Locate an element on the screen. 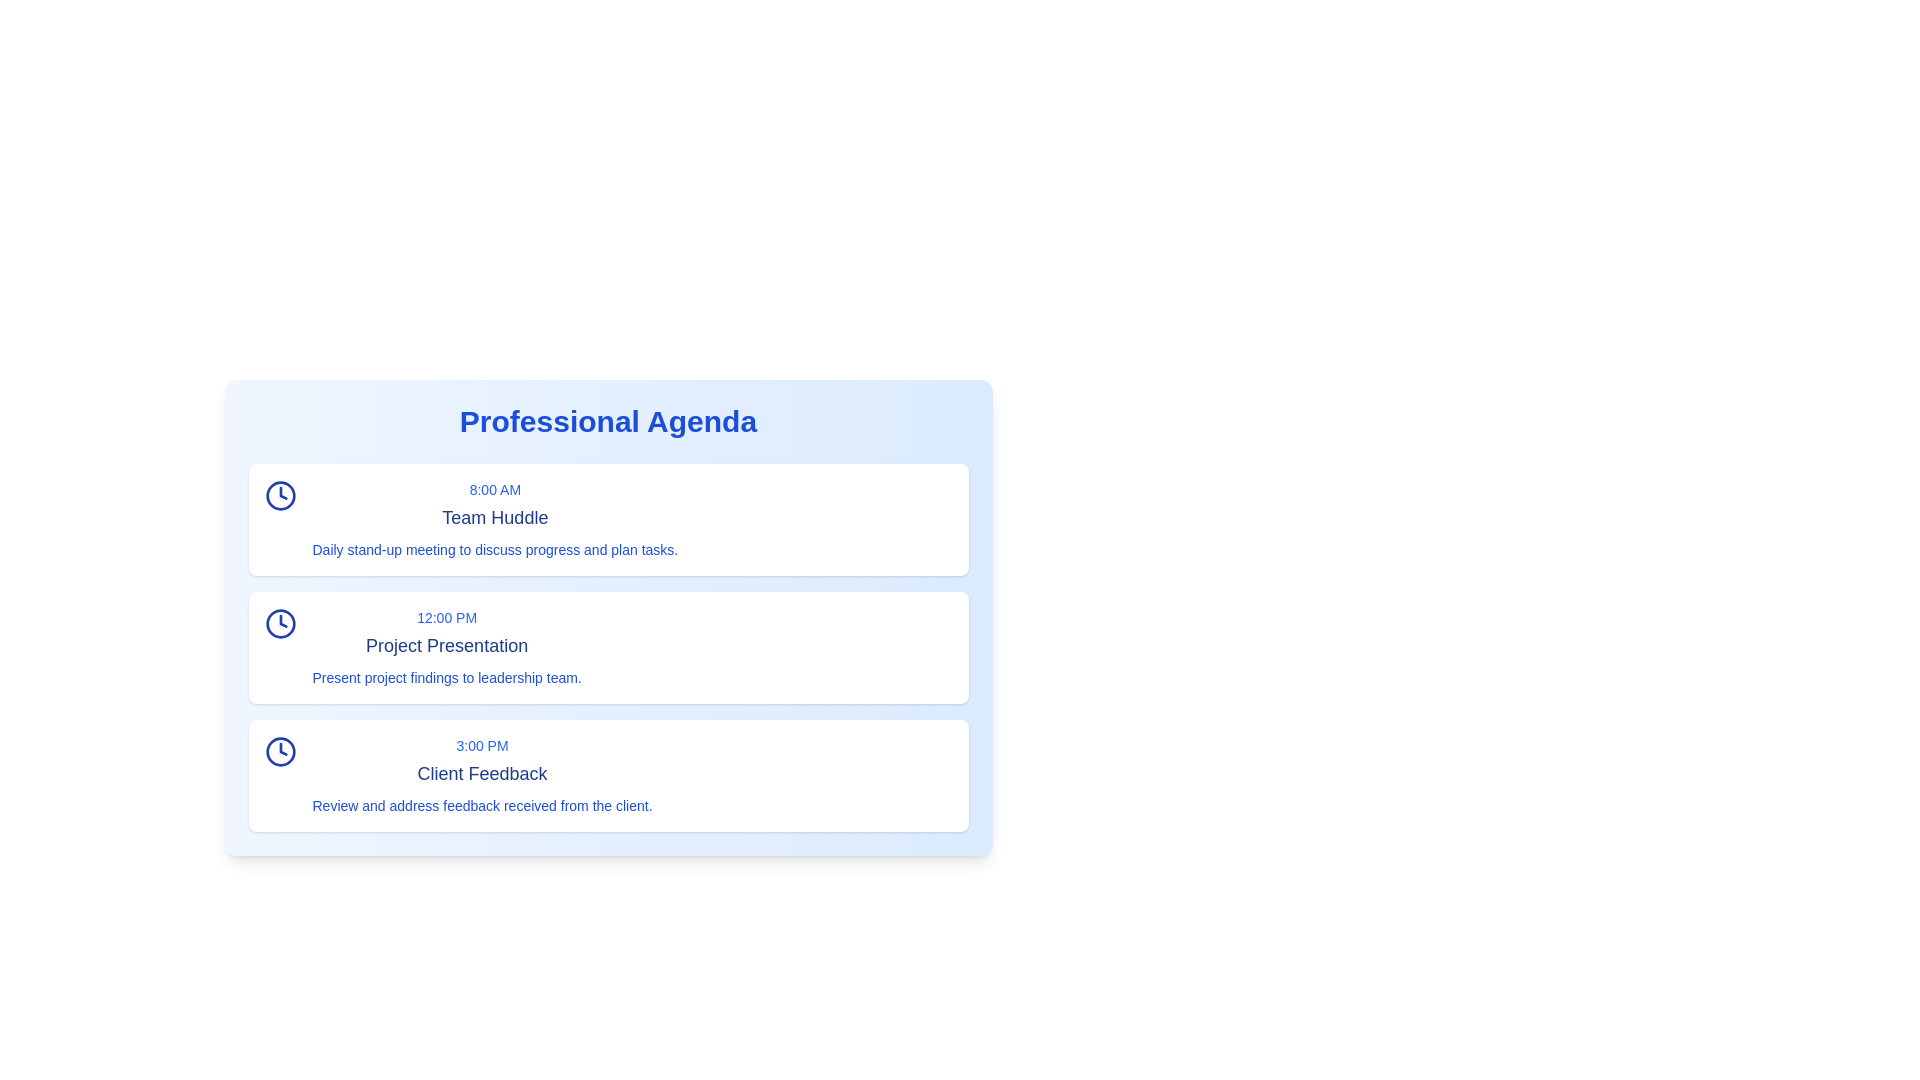 The image size is (1920, 1080). the informational card displaying 'Client Feedback' scheduled at '3:00 PM', which is the third card in a vertical stack of event cards is located at coordinates (607, 774).